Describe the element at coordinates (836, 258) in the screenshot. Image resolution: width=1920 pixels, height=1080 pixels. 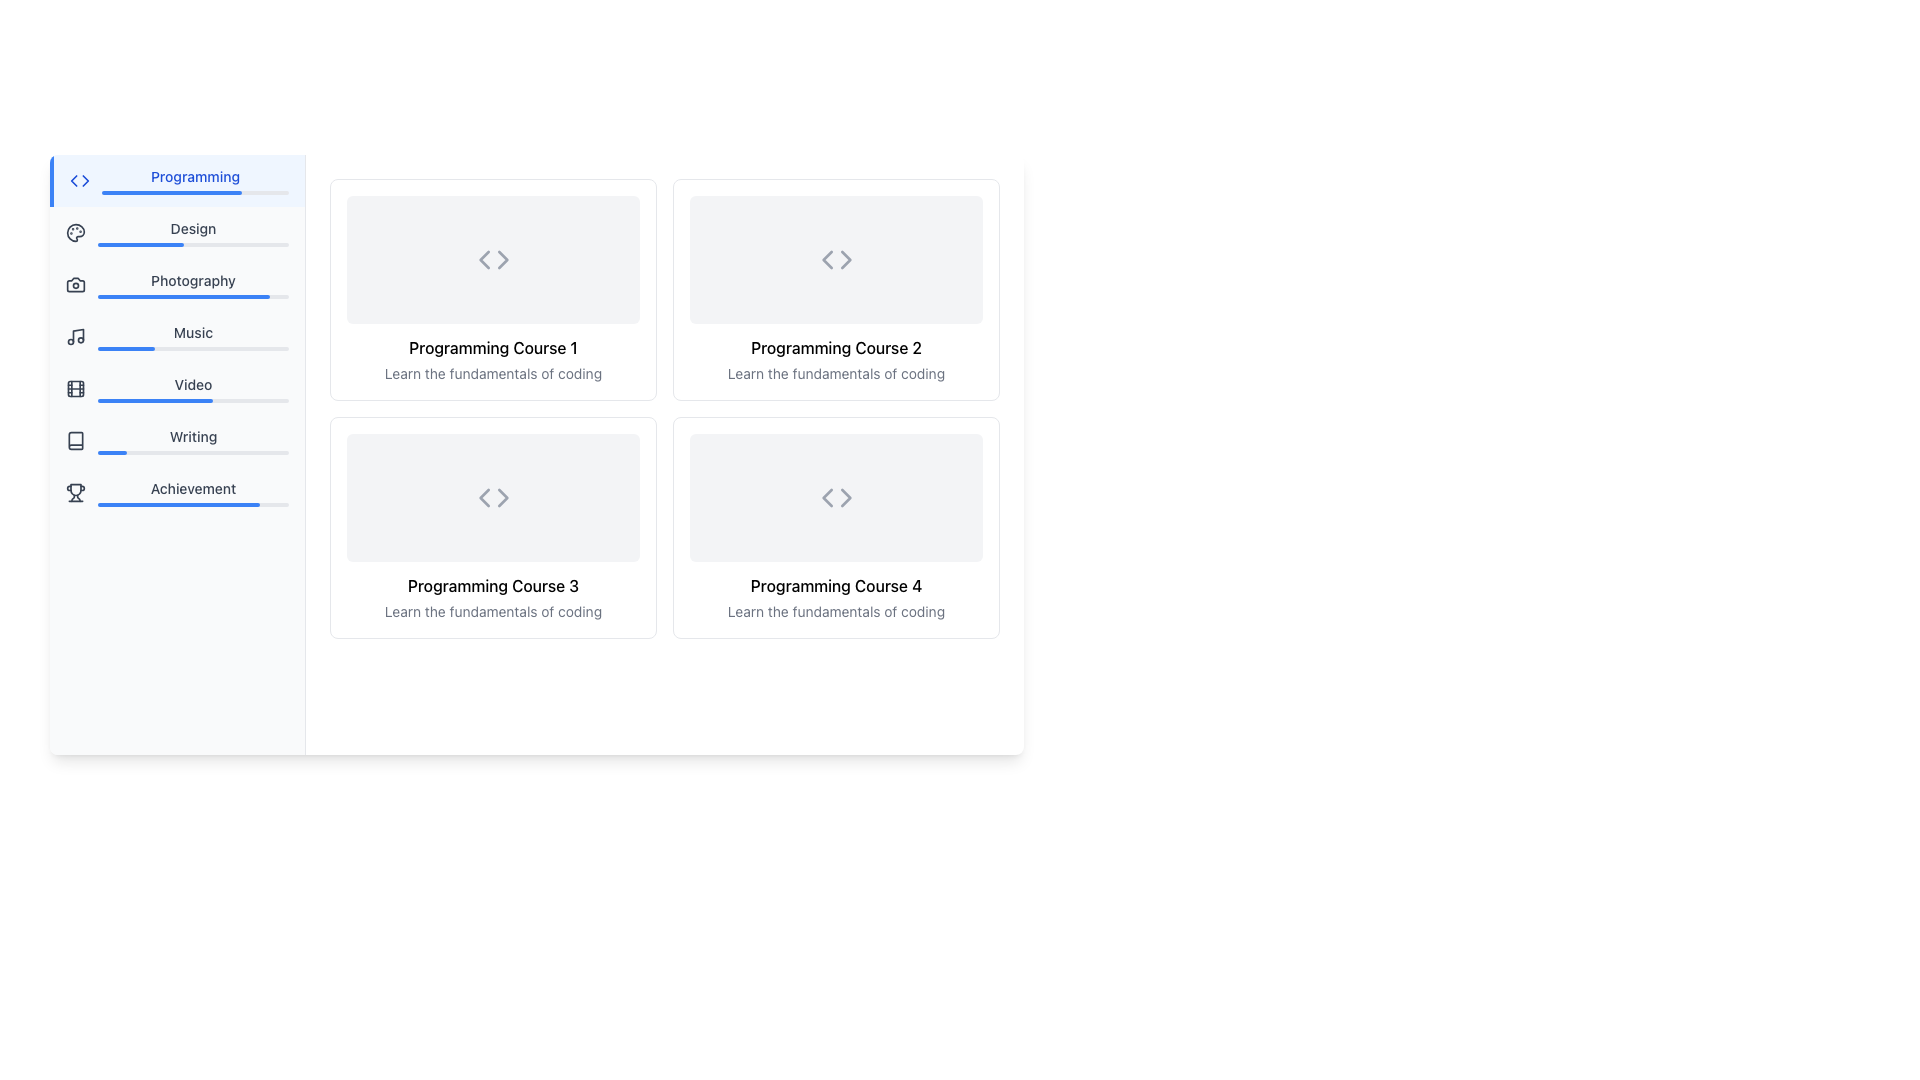
I see `the SVG icon resembling two triangular arrows pointing inward, located within the light gray rectangular card for 'Programming Course 2' in the top-right card of a 2x2 grid layout` at that location.